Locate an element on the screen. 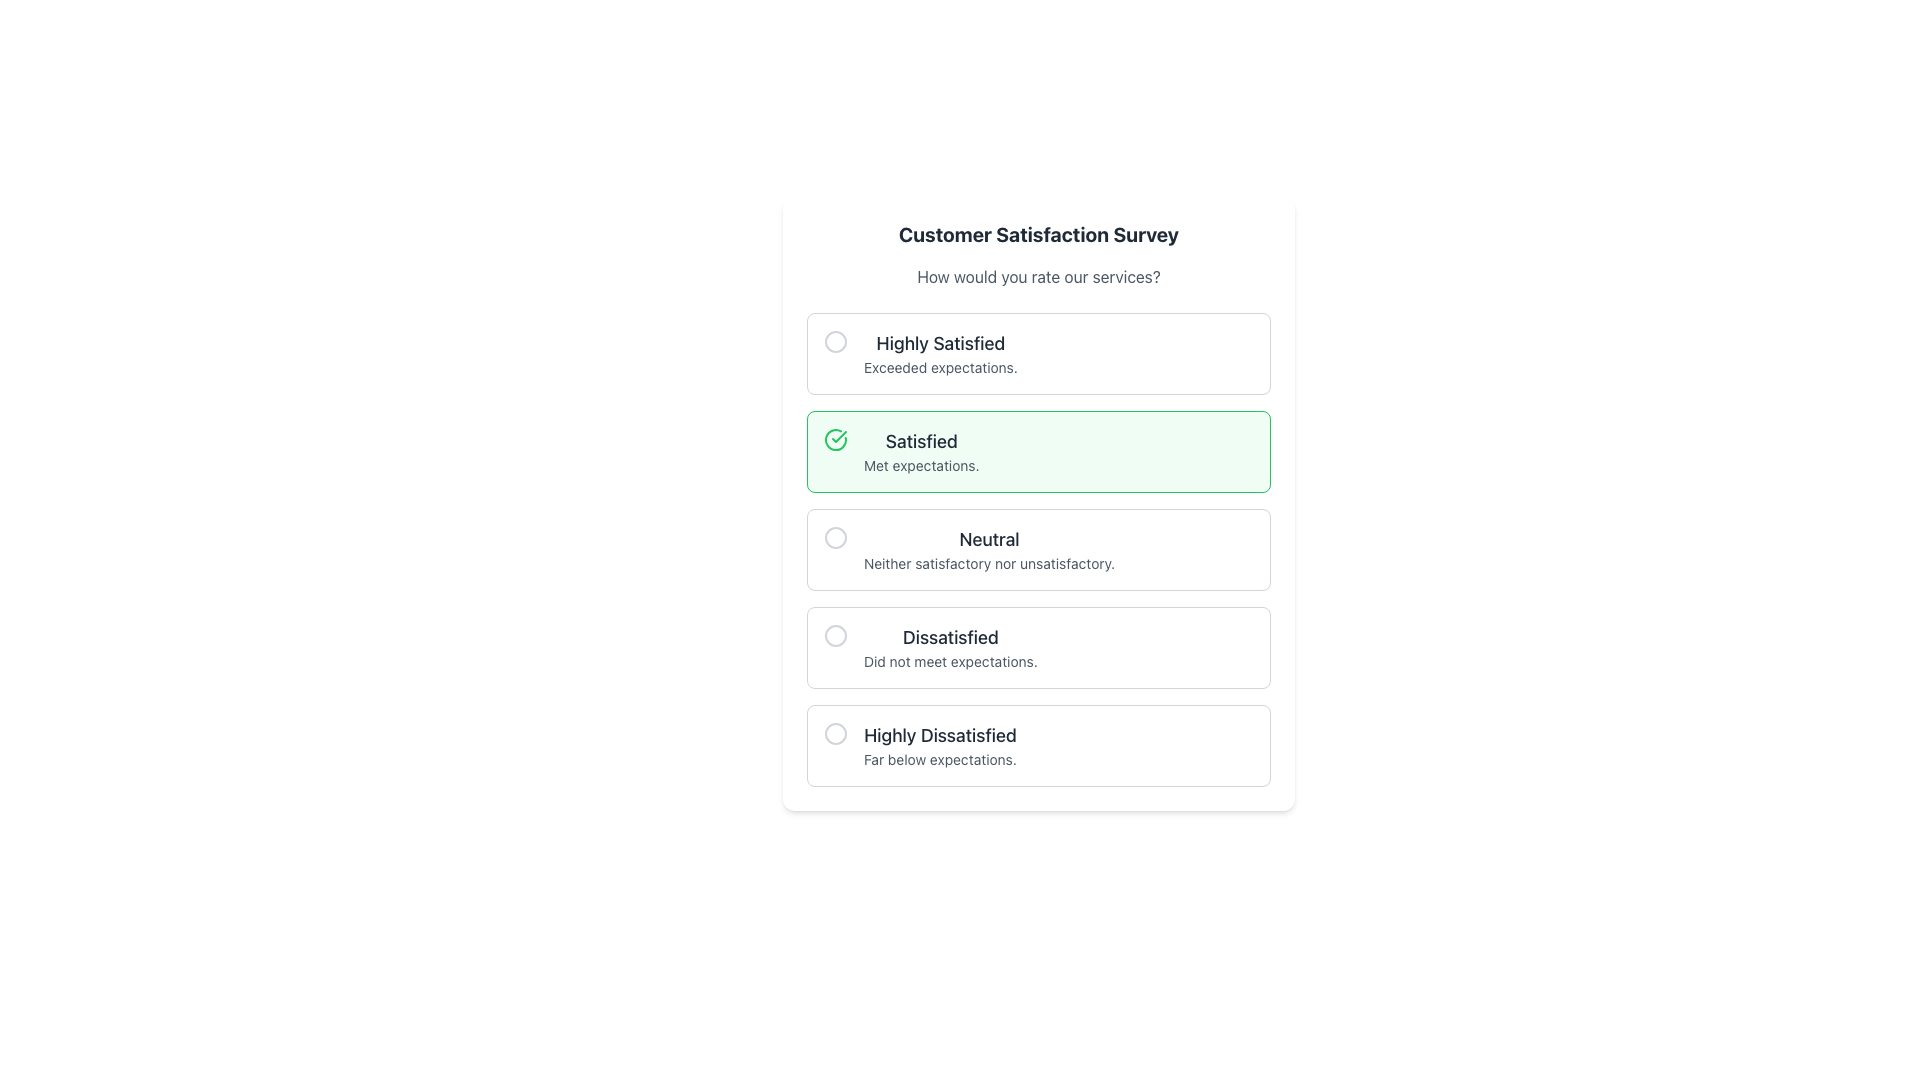  the medium-sized circular icon with a green stroke color and a checkmark inside, which is located to the left of the 'Satisfied' text in the survey interface is located at coordinates (835, 438).